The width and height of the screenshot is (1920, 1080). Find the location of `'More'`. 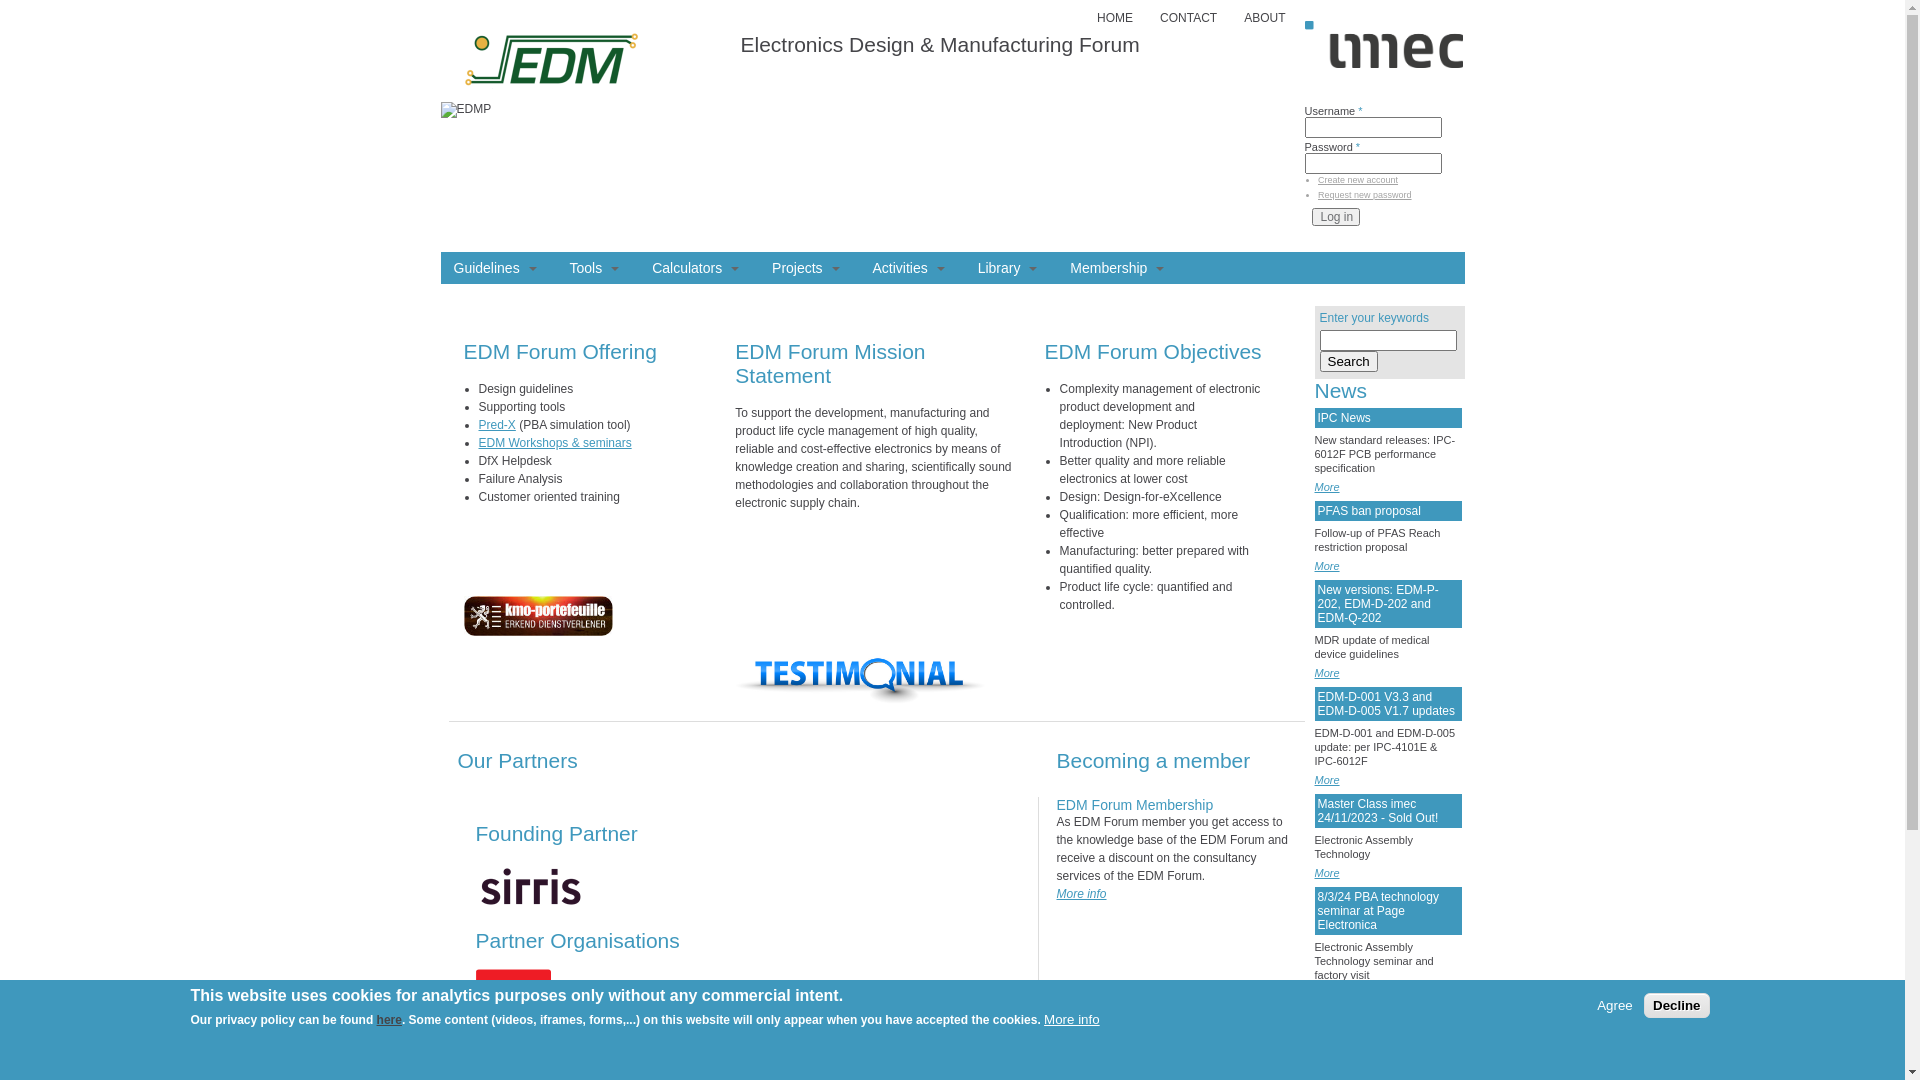

'More' is located at coordinates (1326, 994).